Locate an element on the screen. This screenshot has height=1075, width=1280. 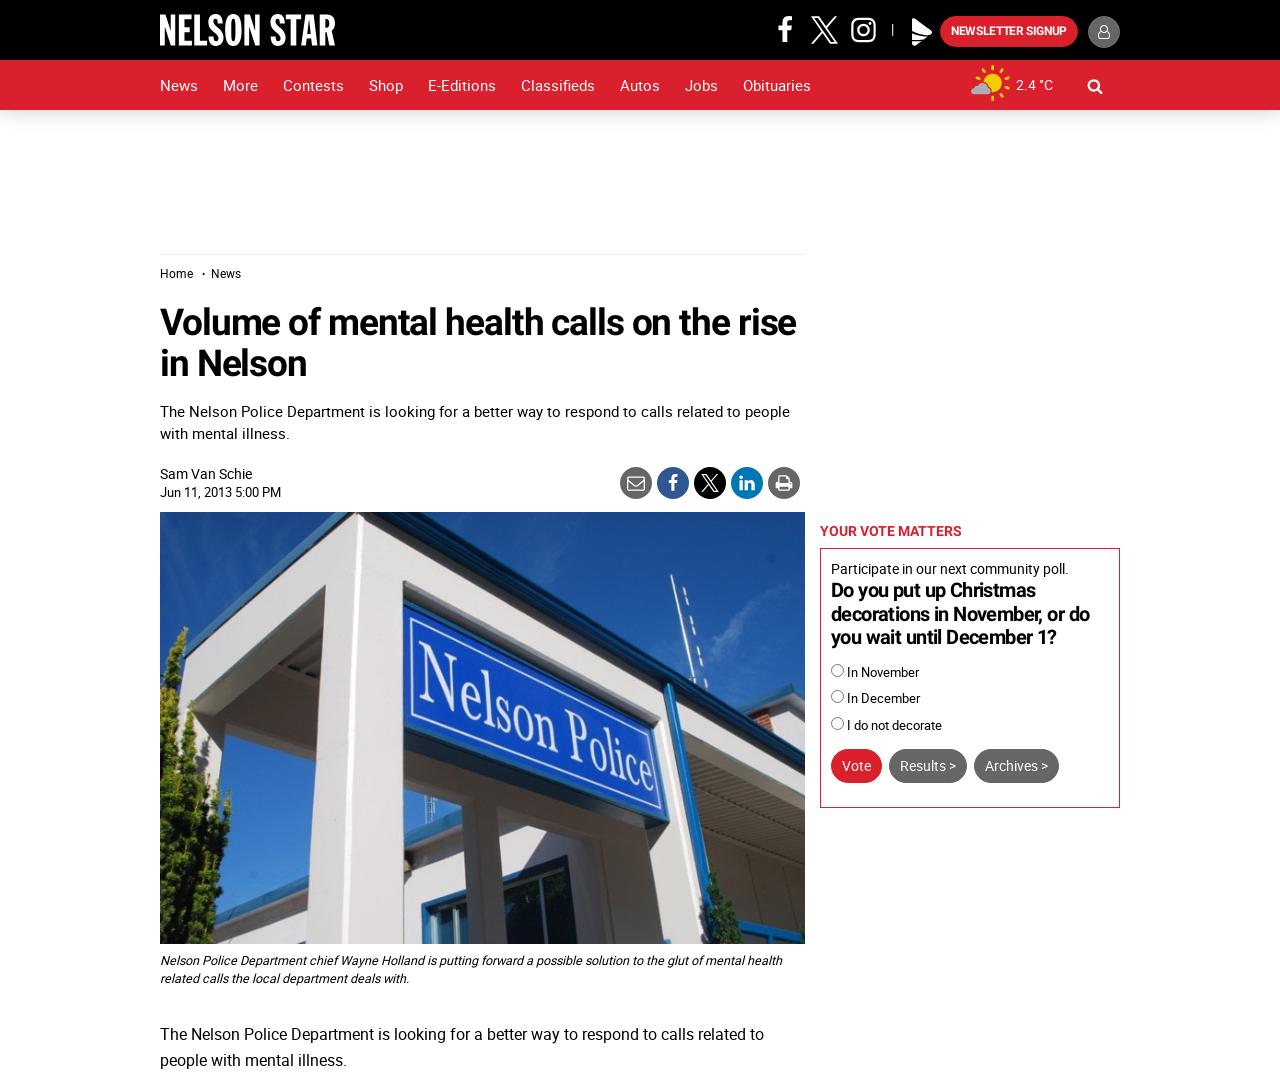
'Do you put up Christmas decorations in November, or do you wait until December 1?' is located at coordinates (830, 613).